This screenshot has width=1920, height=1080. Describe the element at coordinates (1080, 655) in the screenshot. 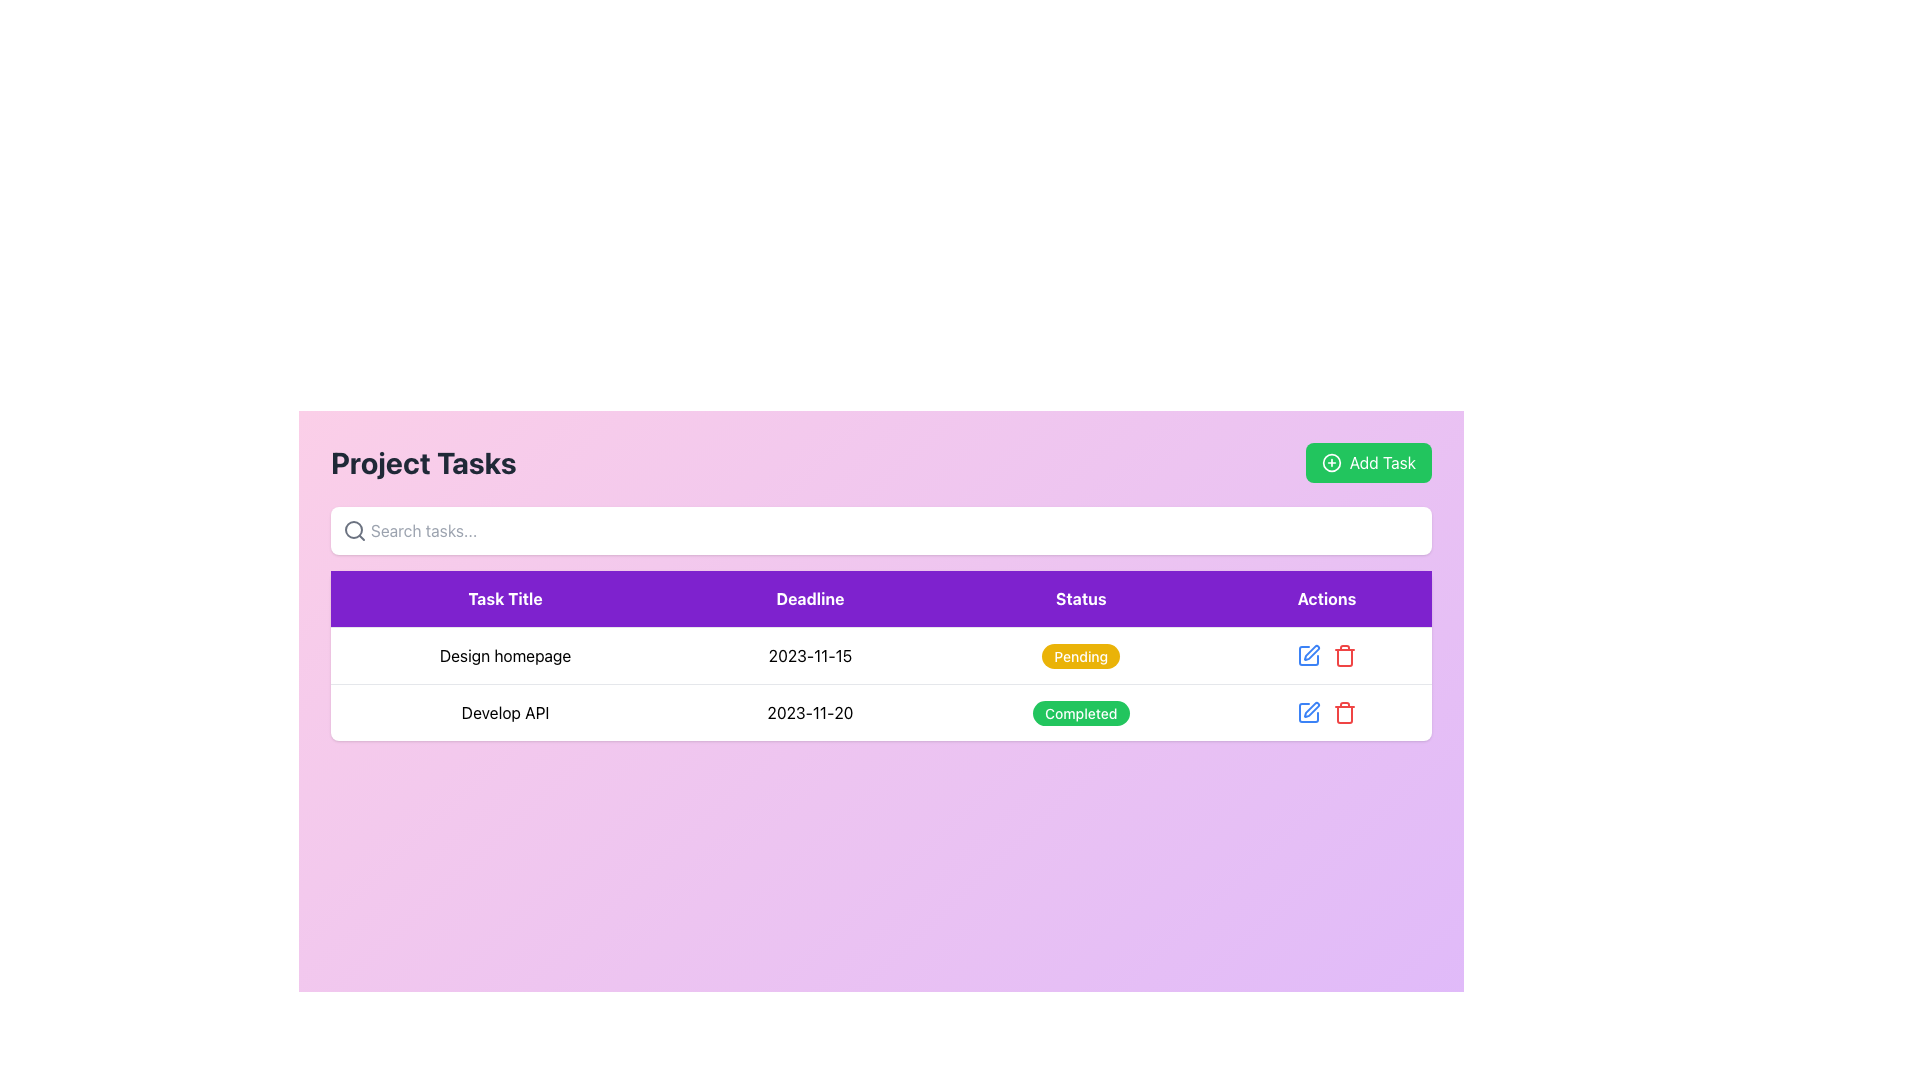

I see `the status indicator labeled 'Pending', which is a small, horizontally elongated button in the 'Status' column of the first row of the table located below the 'Project Tasks' header` at that location.